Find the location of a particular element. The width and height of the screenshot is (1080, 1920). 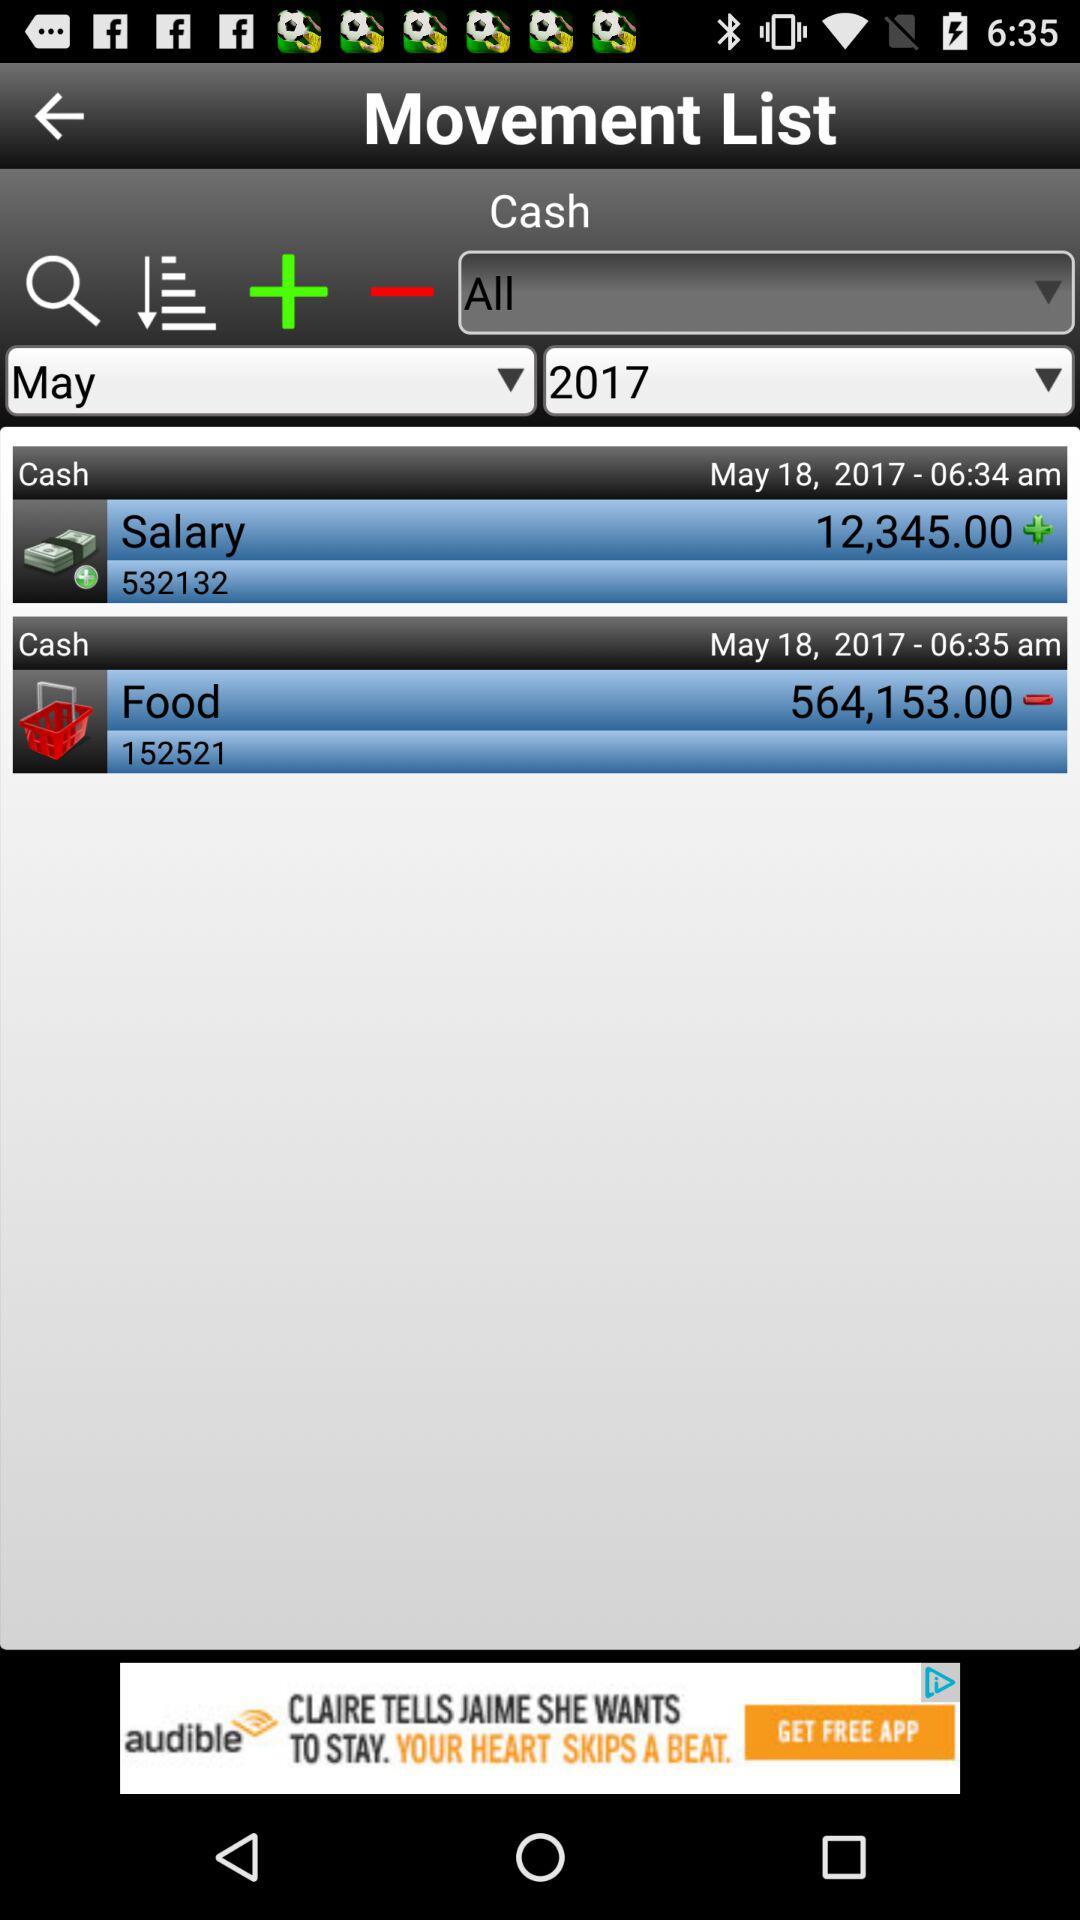

because back devicer is located at coordinates (60, 291).